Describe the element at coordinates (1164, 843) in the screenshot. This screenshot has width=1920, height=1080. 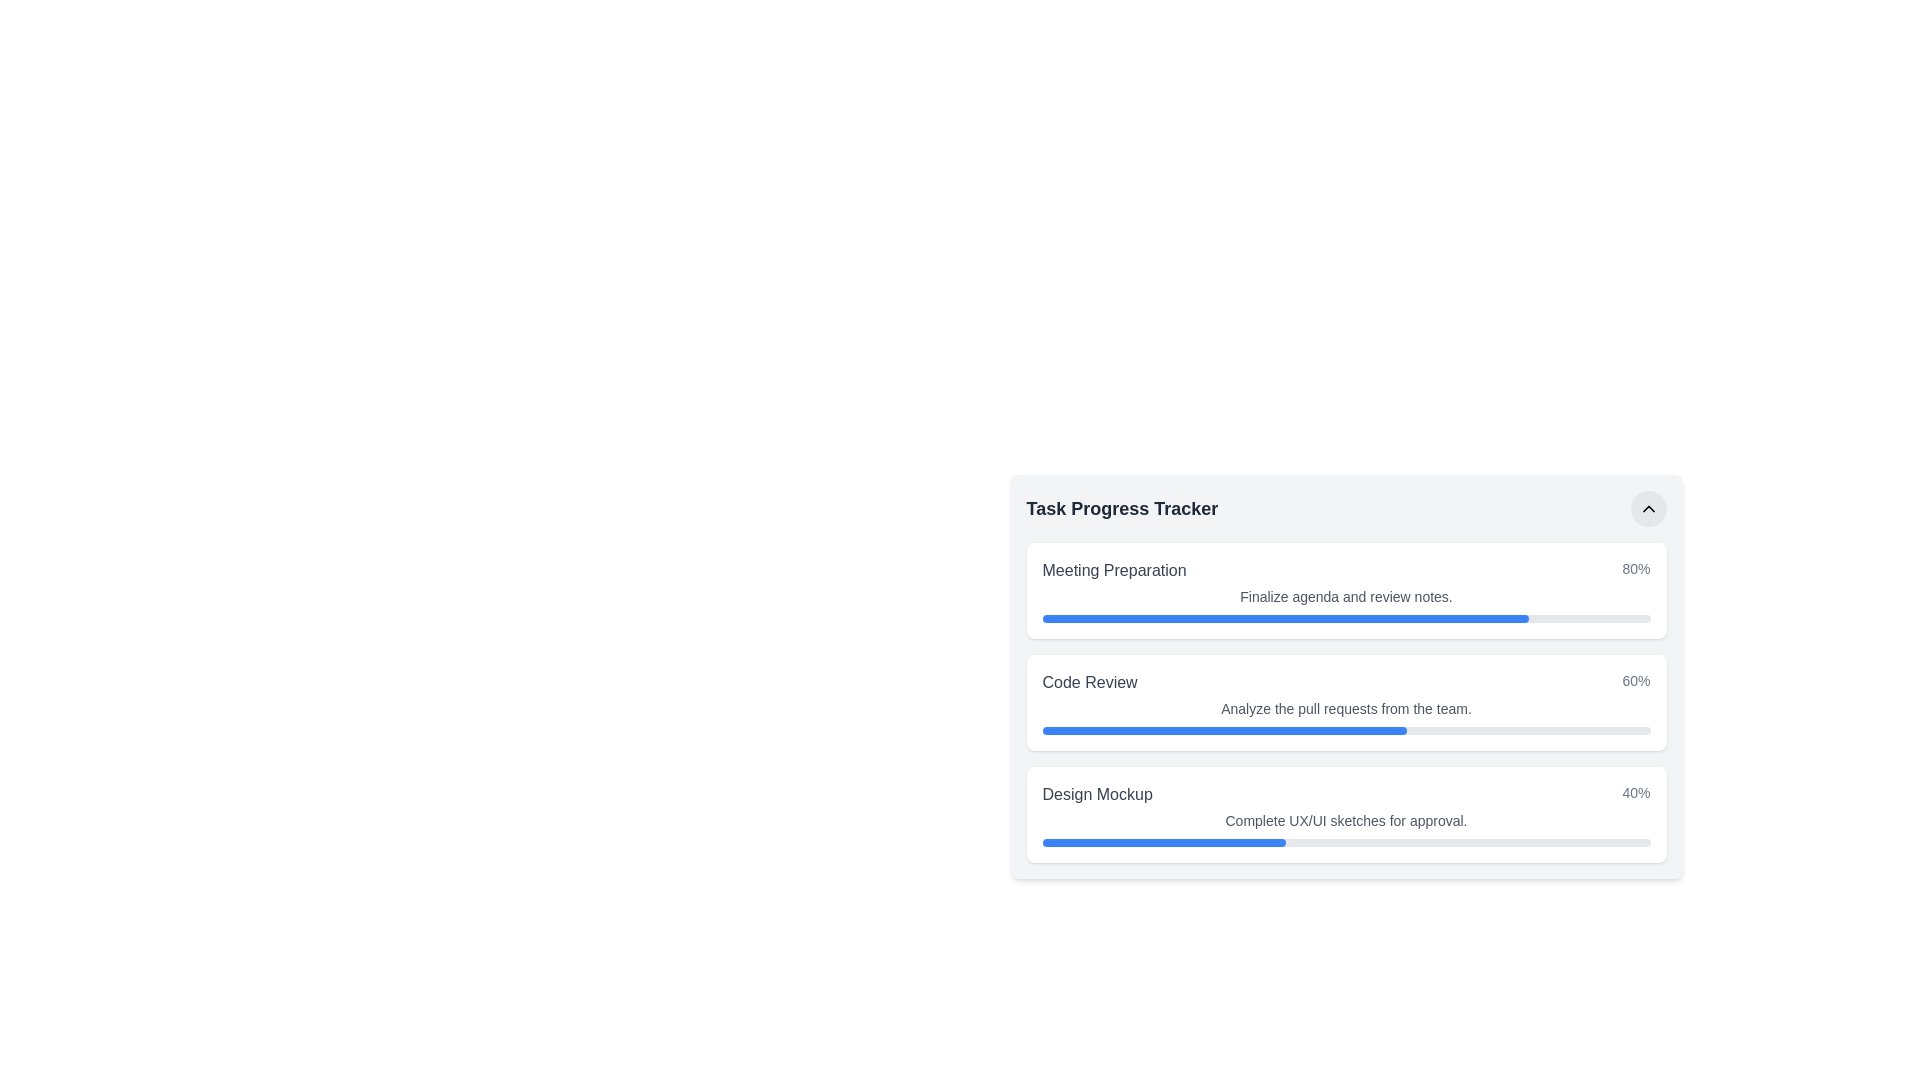
I see `the progress bar that represents the completion status of the 'Design Mockup' task, located within the 'Task Progress Tracker' section` at that location.